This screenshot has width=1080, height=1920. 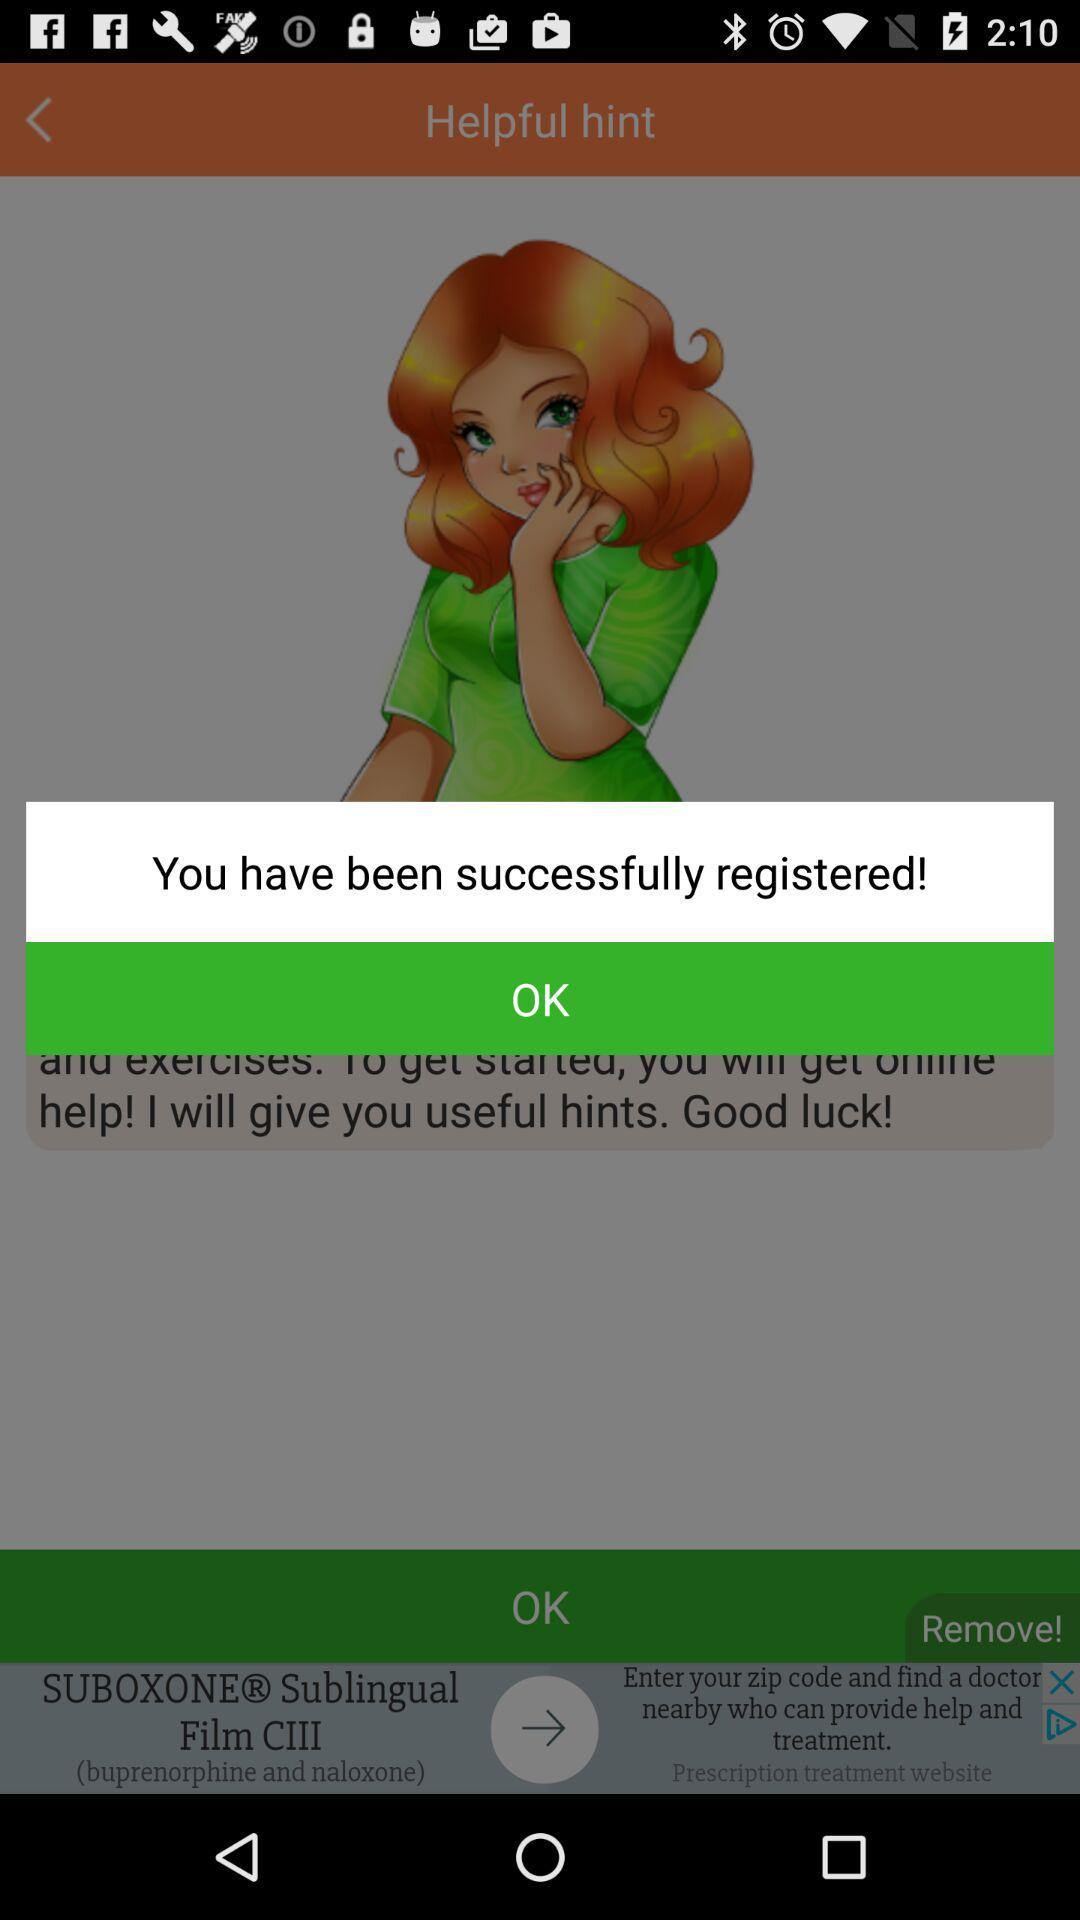 I want to click on the ok button, so click(x=540, y=998).